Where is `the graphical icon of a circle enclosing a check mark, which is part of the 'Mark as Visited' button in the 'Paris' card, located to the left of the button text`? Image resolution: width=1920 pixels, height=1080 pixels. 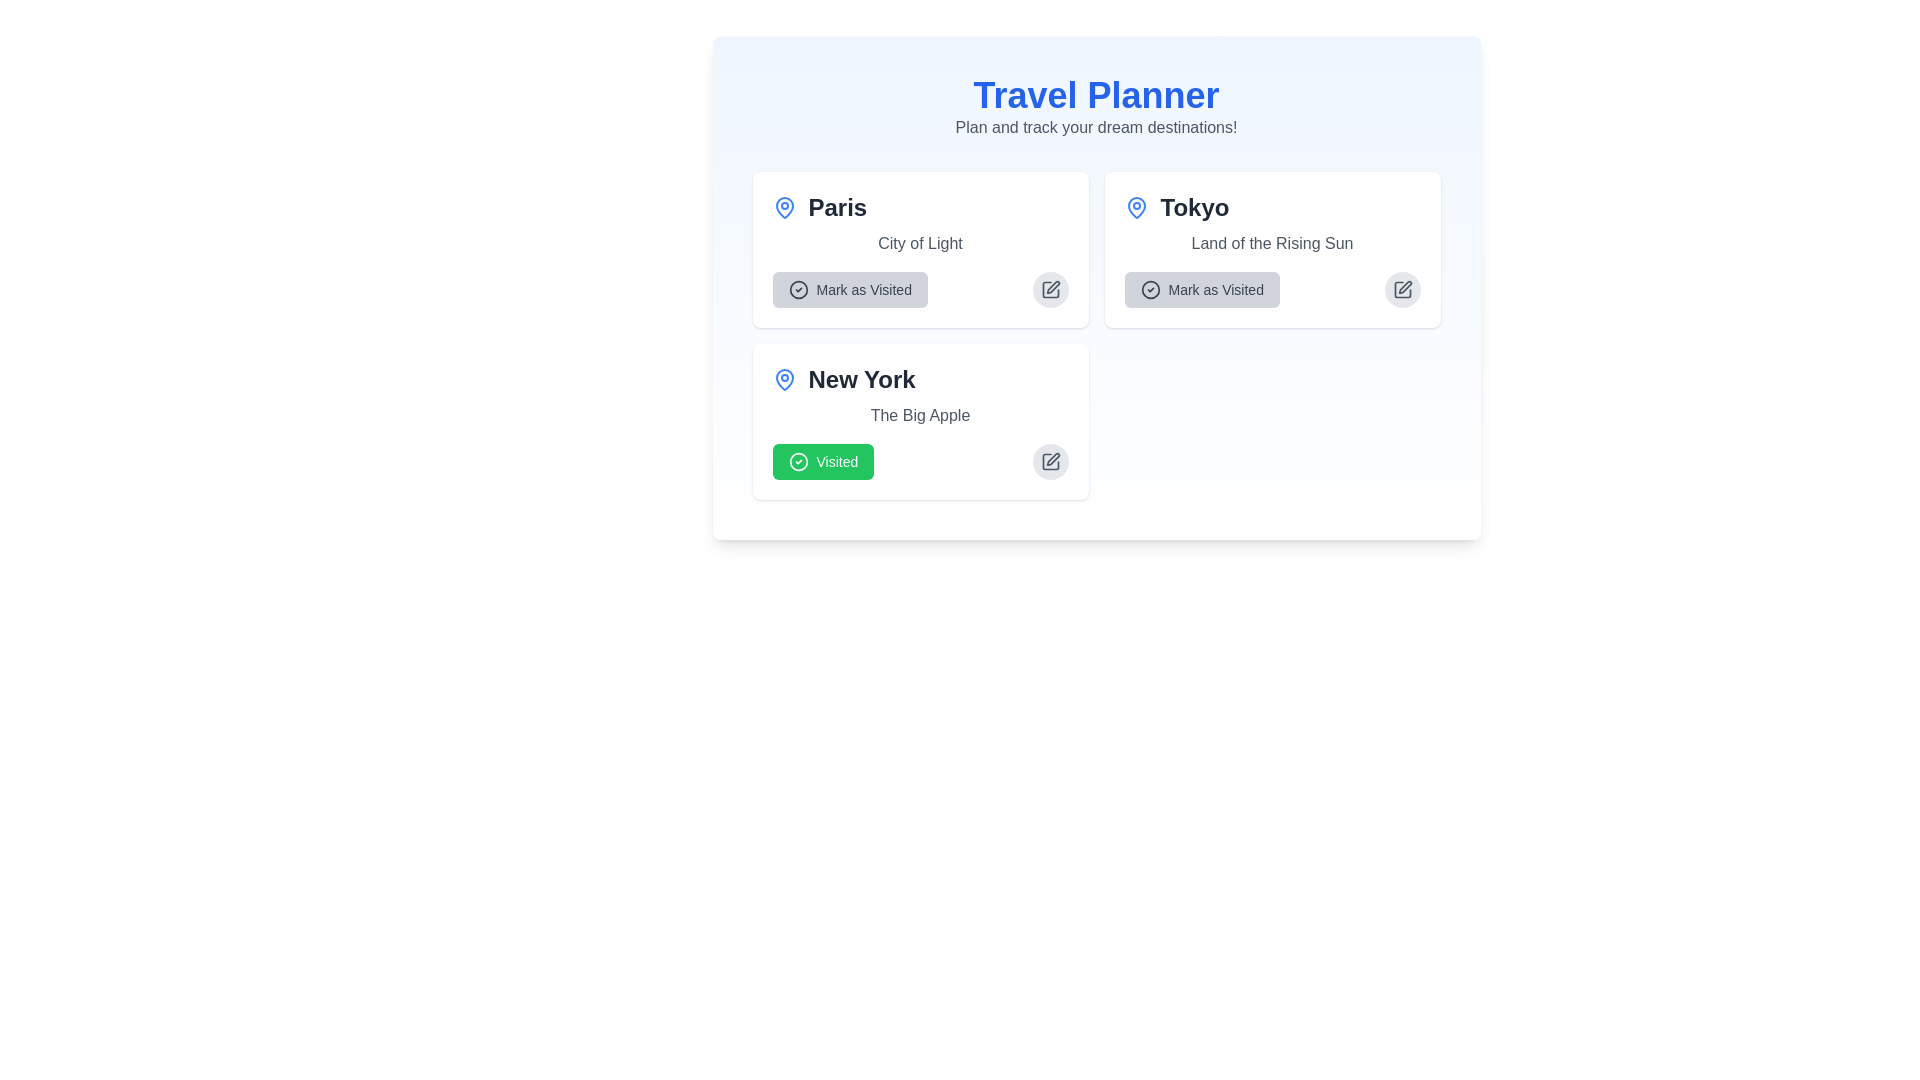
the graphical icon of a circle enclosing a check mark, which is part of the 'Mark as Visited' button in the 'Paris' card, located to the left of the button text is located at coordinates (797, 289).